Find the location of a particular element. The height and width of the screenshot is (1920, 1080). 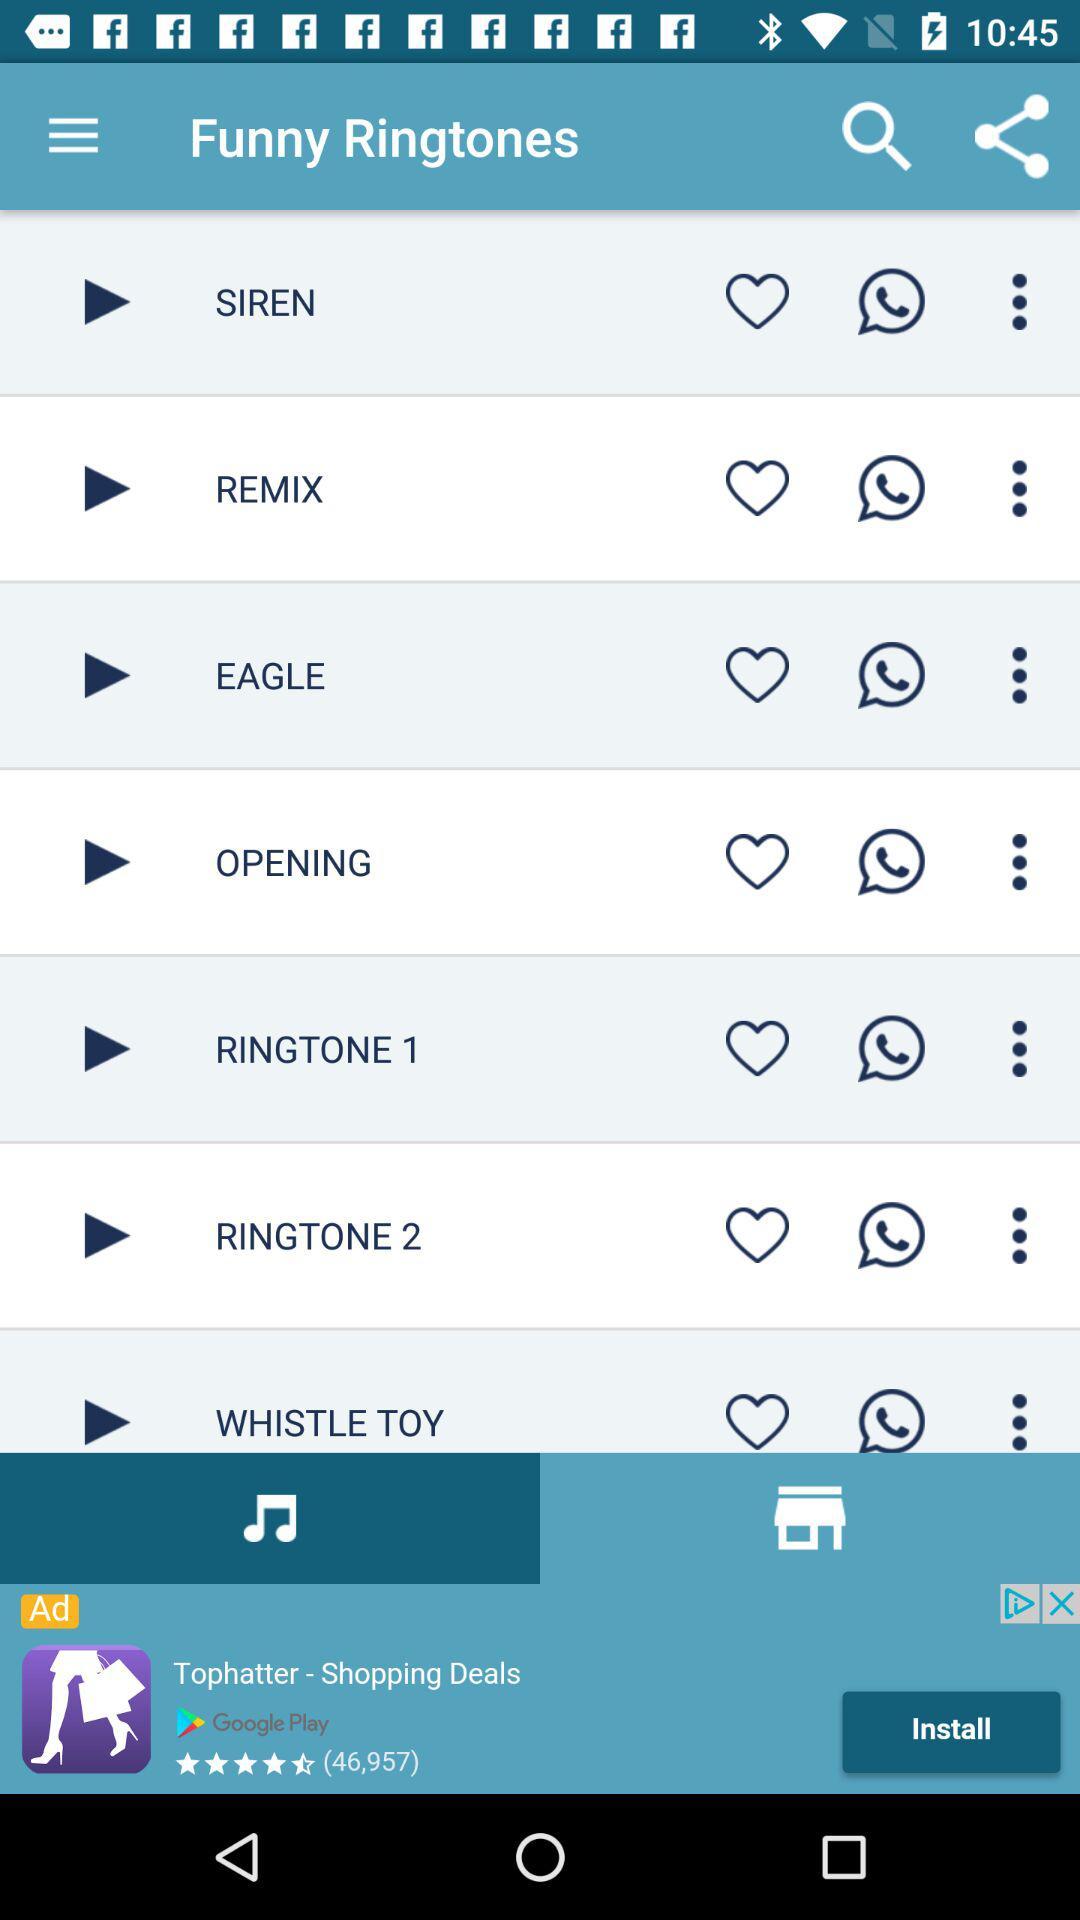

to favorites is located at coordinates (757, 1415).